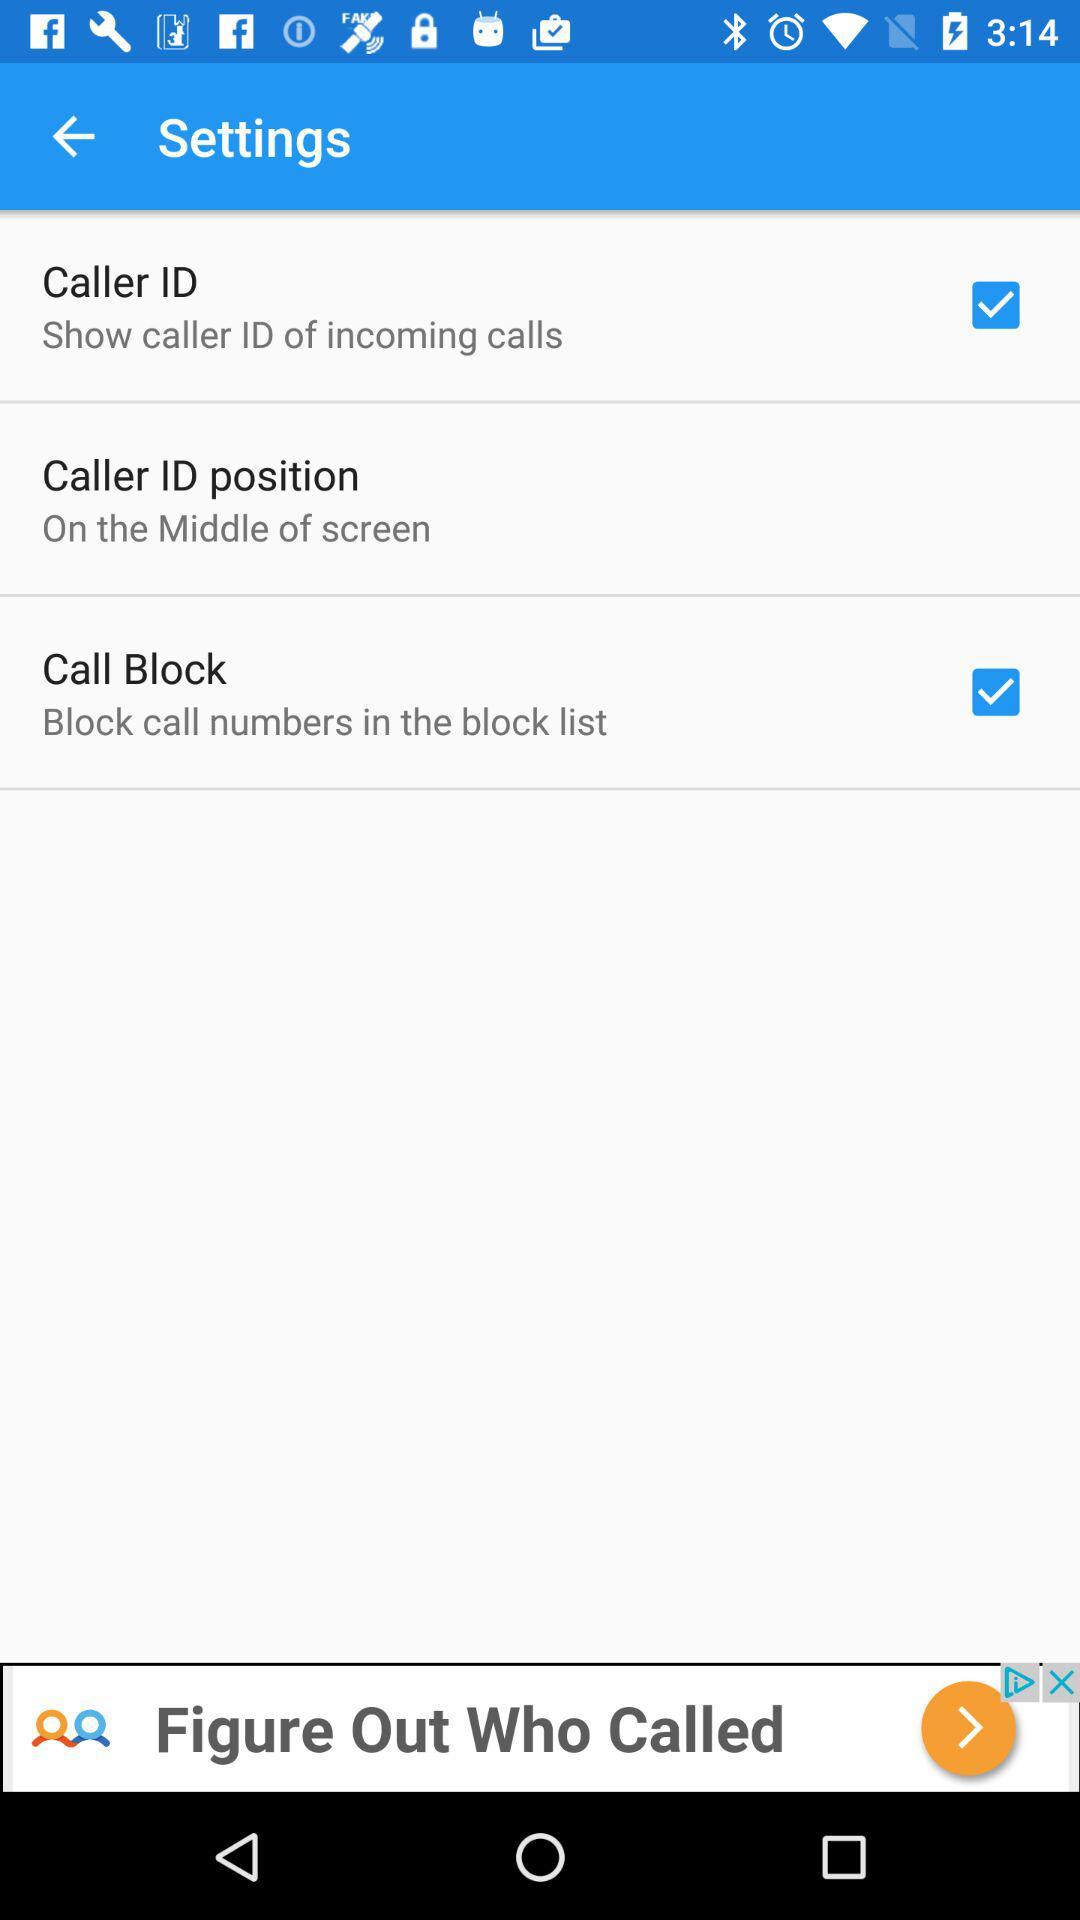  Describe the element at coordinates (540, 1727) in the screenshot. I see `open advertisement` at that location.